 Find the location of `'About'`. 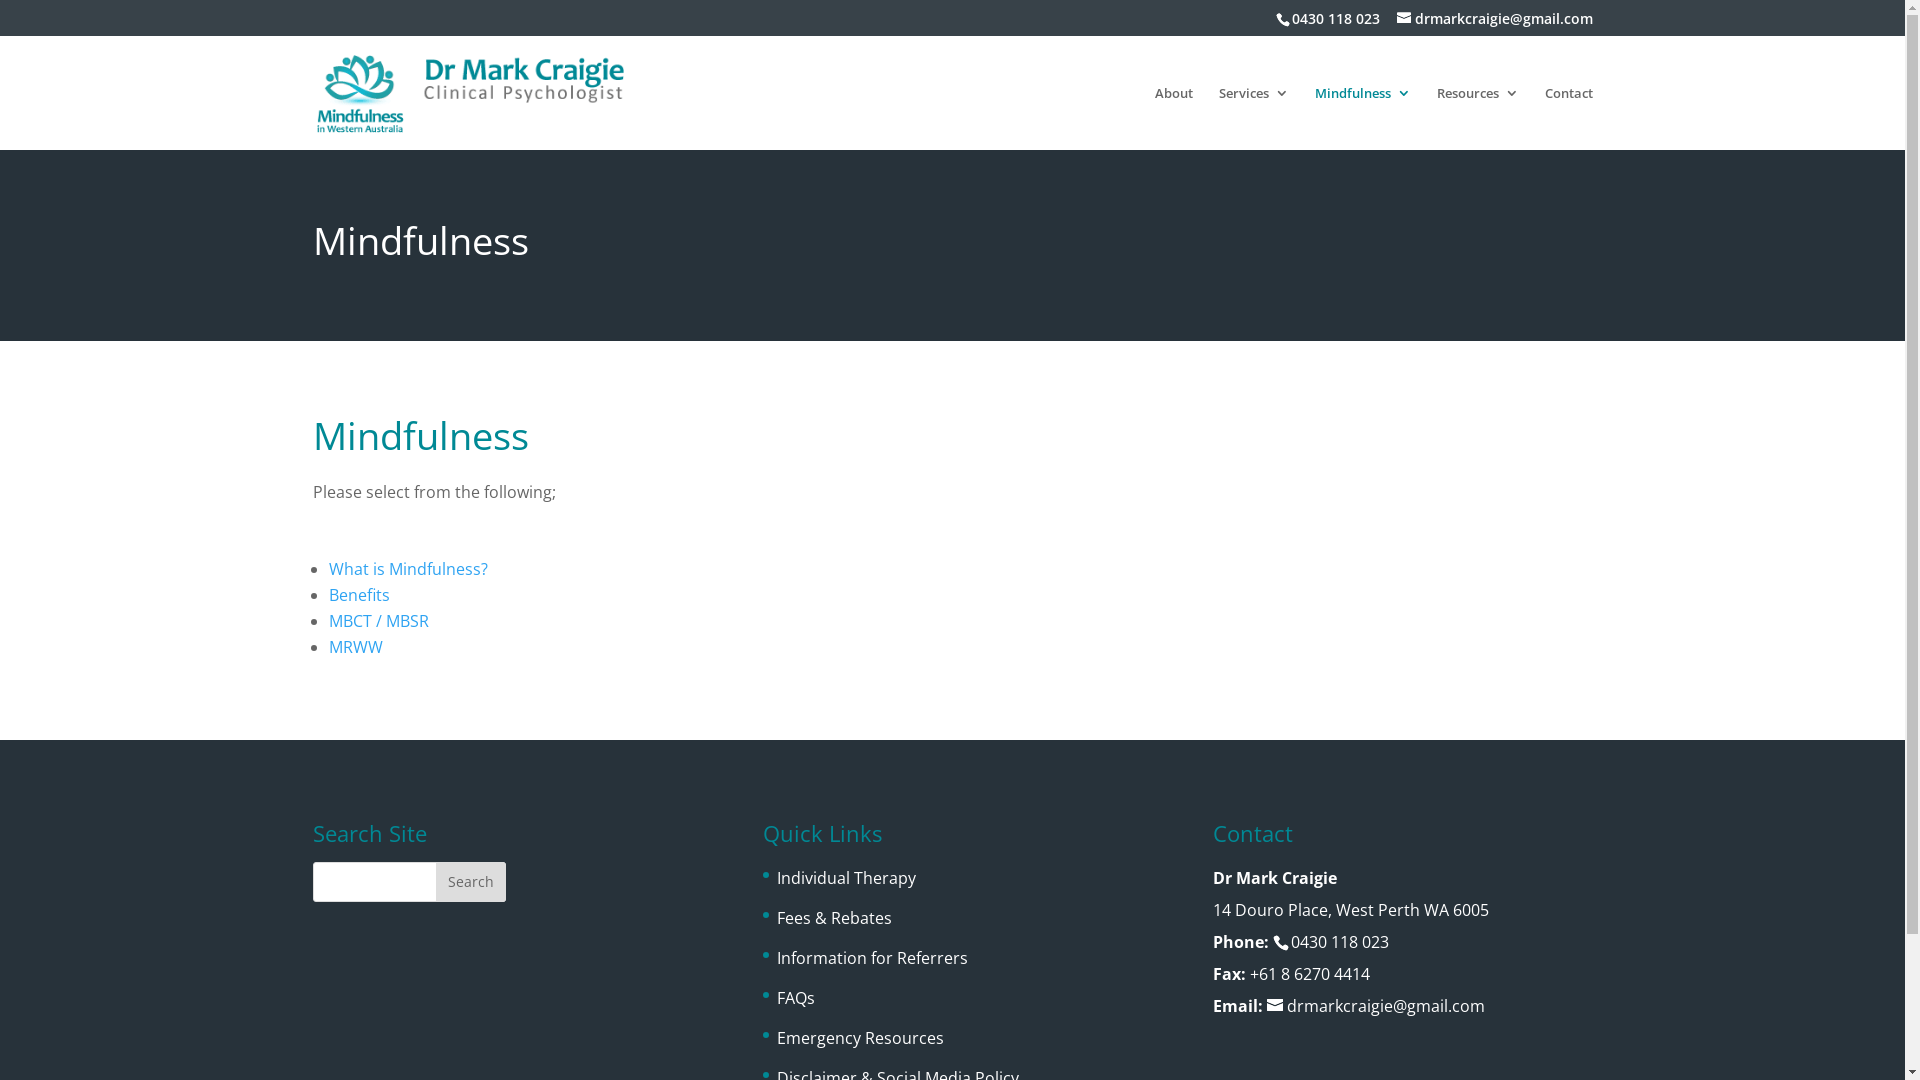

'About' is located at coordinates (1153, 118).